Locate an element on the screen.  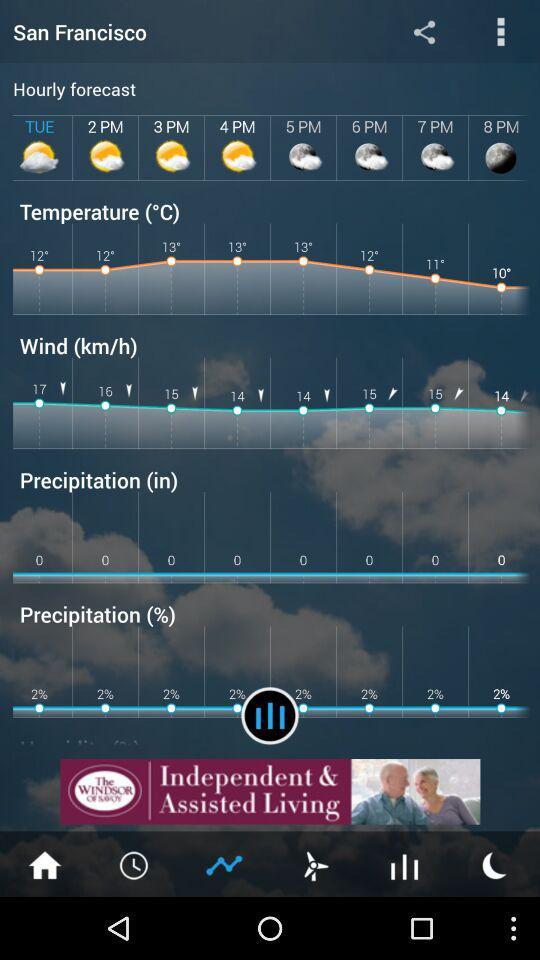
rating is located at coordinates (224, 863).